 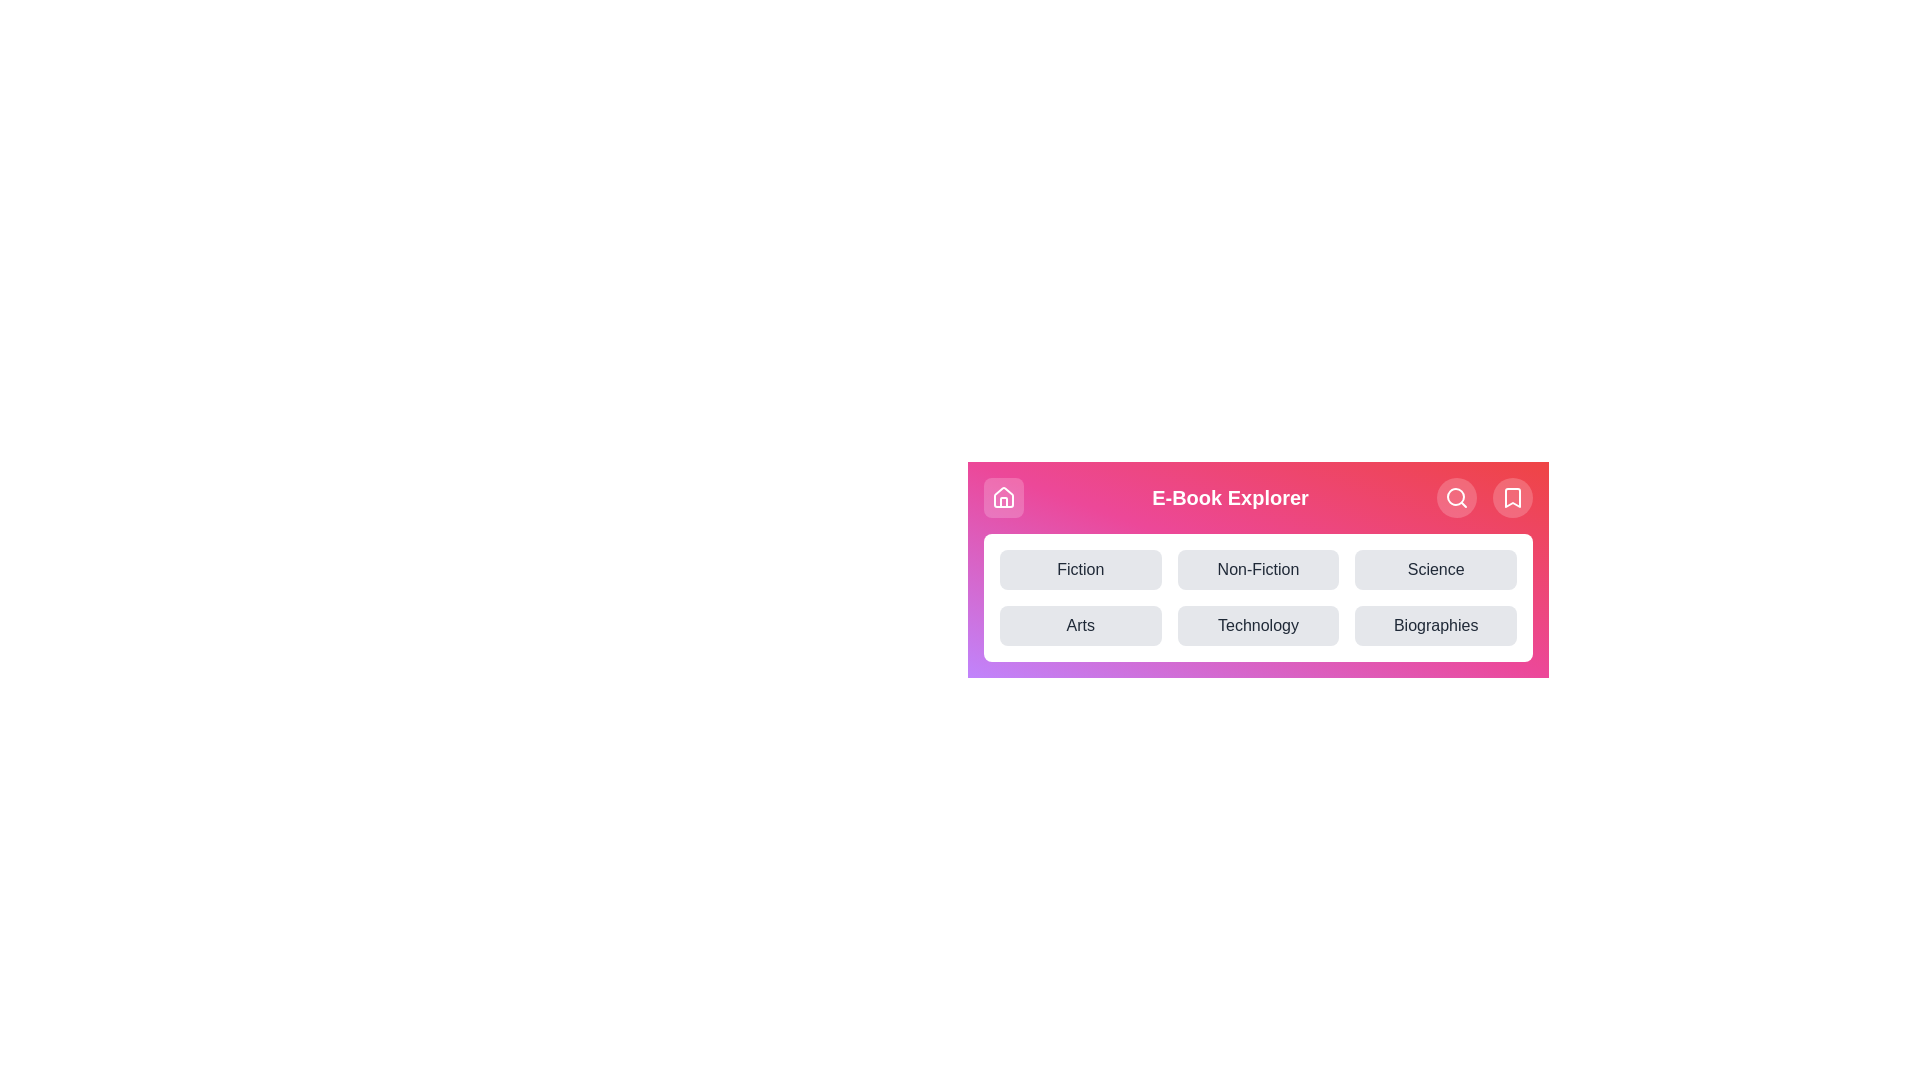 I want to click on the bookmark icon to view bookmarks, so click(x=1512, y=496).